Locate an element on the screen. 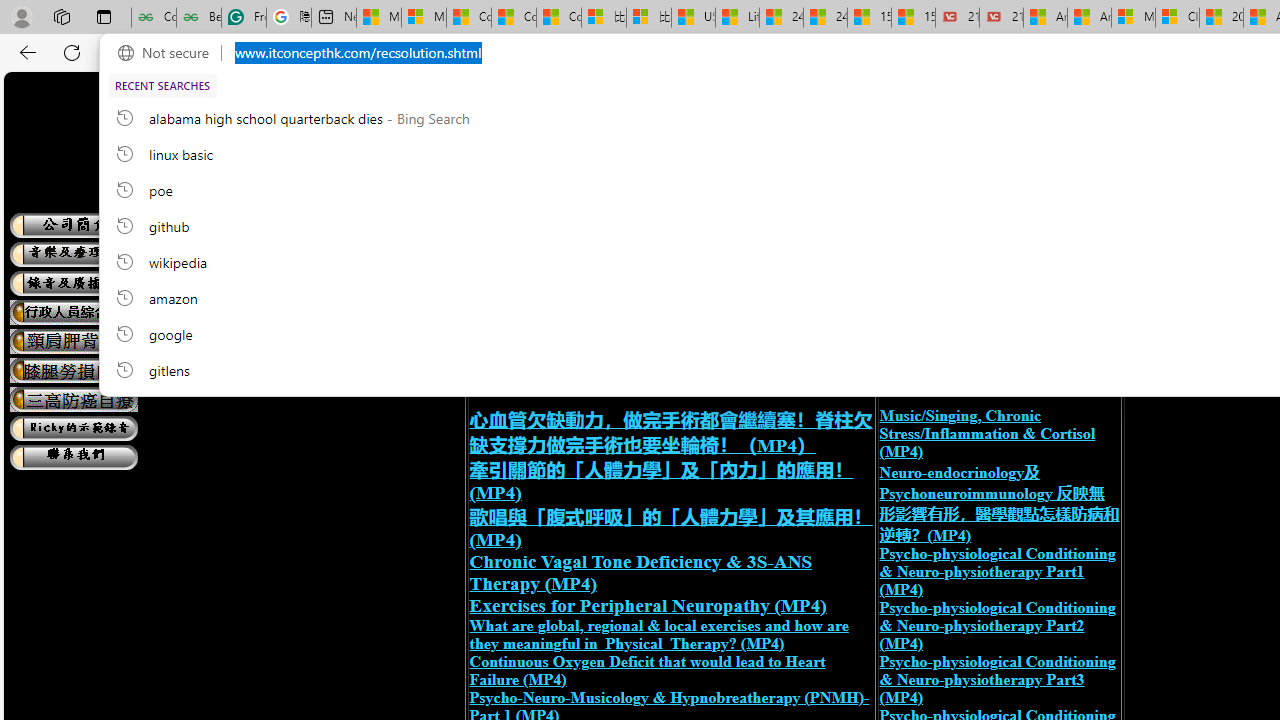  'Lifestyle - MSN' is located at coordinates (736, 17).